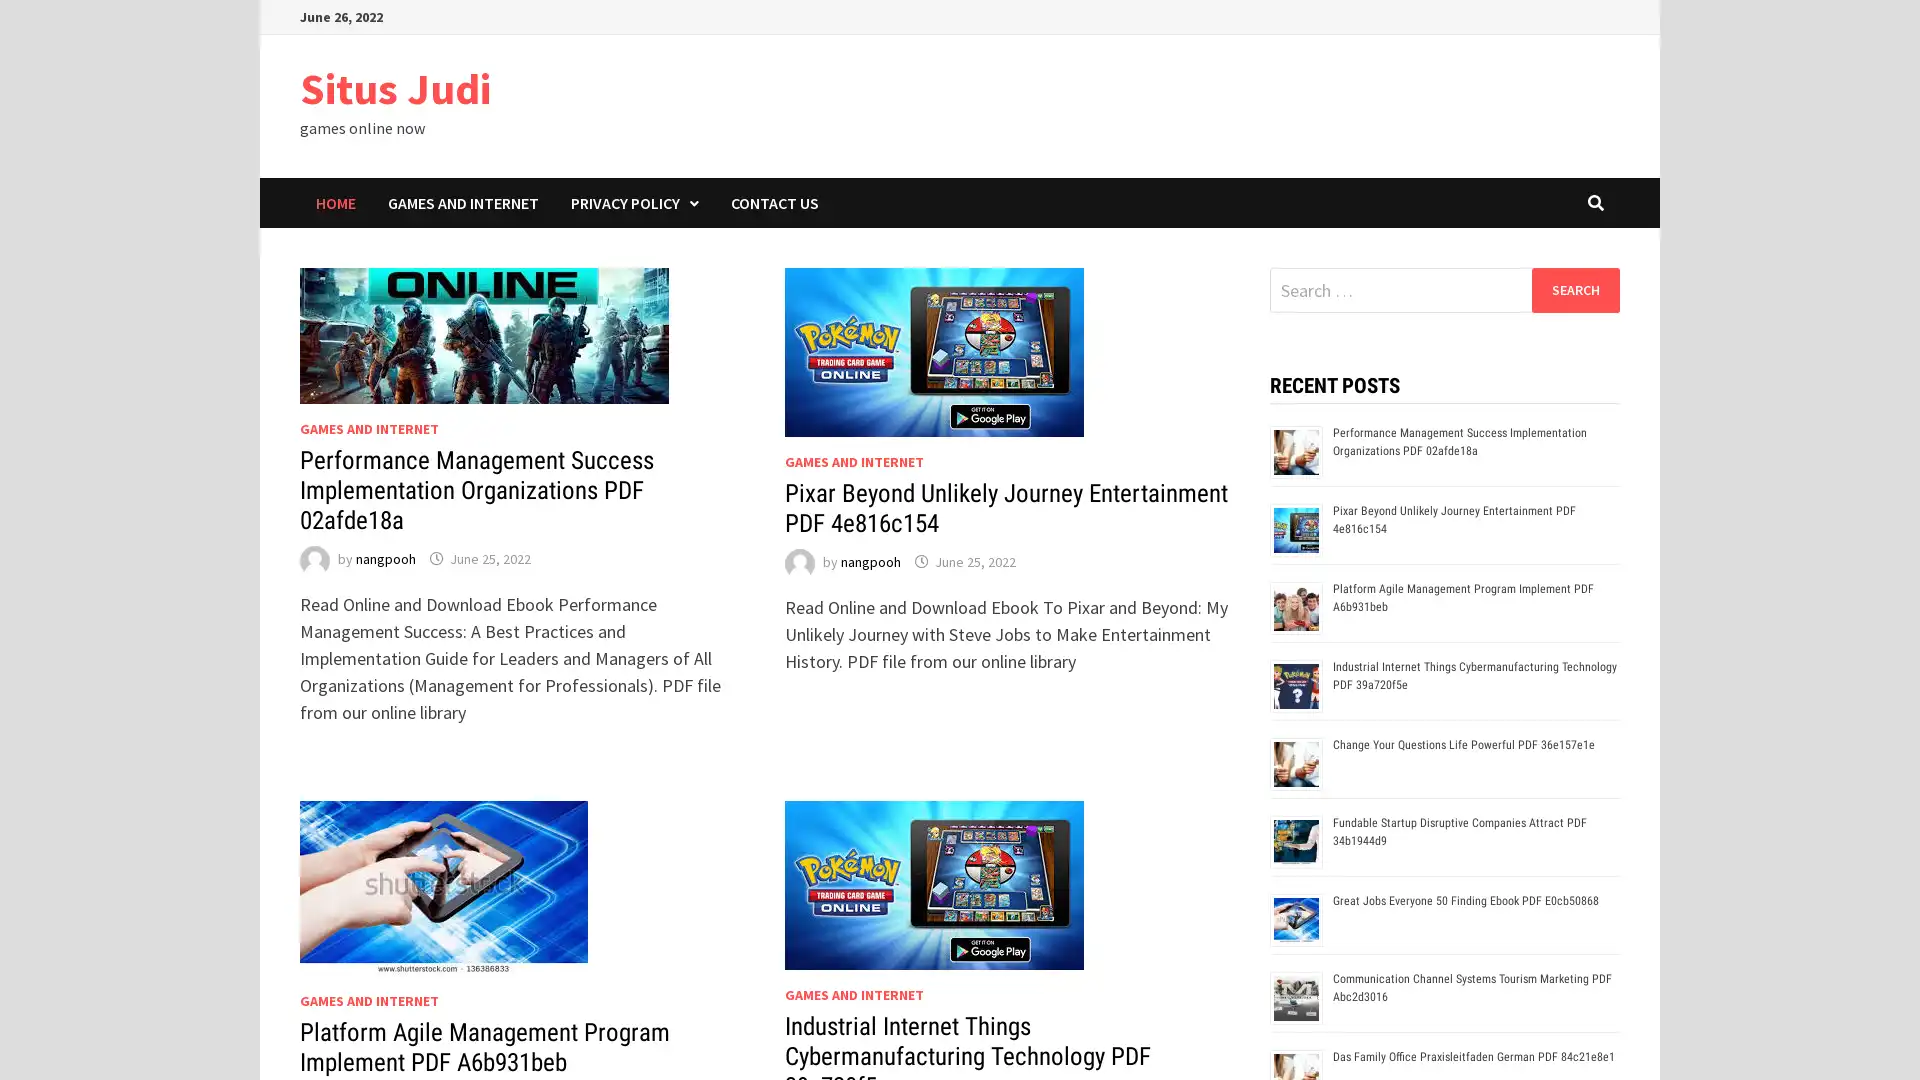  Describe the element at coordinates (1574, 289) in the screenshot. I see `Search` at that location.